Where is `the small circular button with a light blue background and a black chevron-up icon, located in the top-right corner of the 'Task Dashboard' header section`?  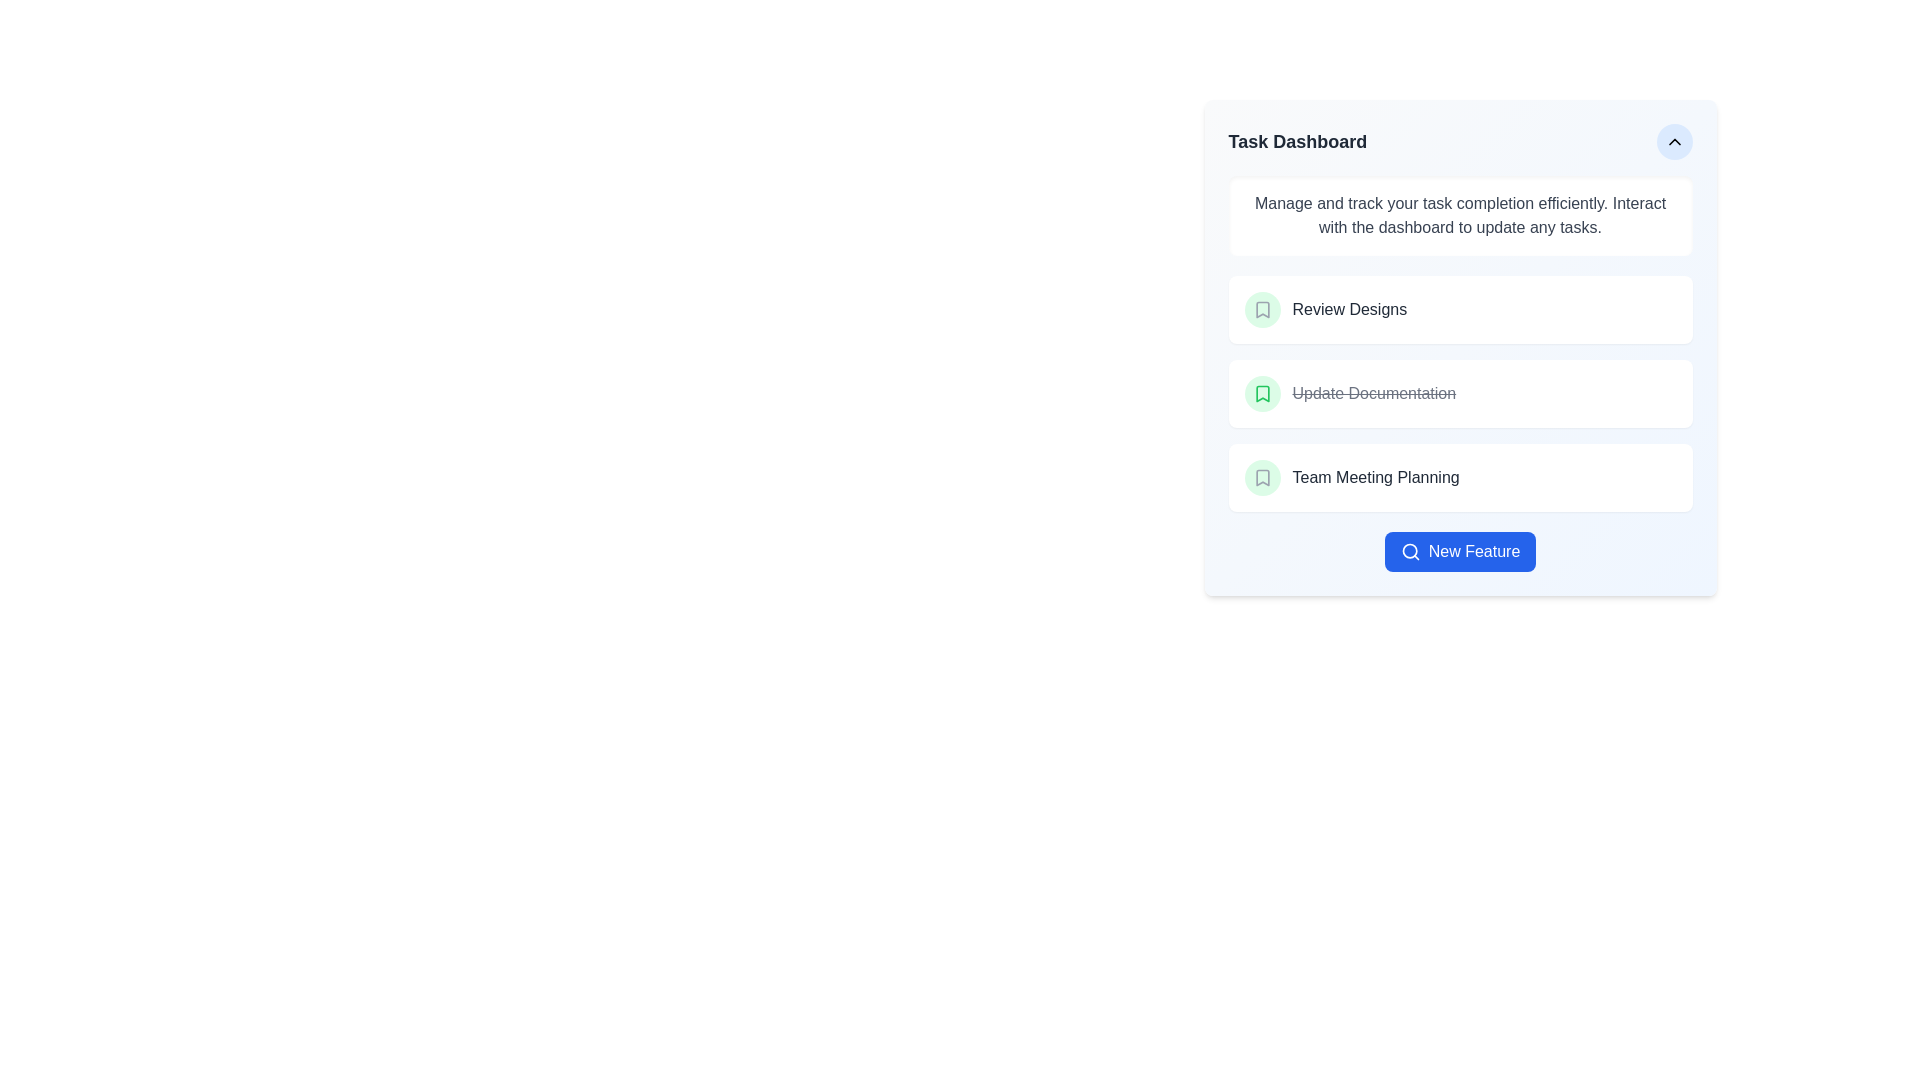
the small circular button with a light blue background and a black chevron-up icon, located in the top-right corner of the 'Task Dashboard' header section is located at coordinates (1674, 141).